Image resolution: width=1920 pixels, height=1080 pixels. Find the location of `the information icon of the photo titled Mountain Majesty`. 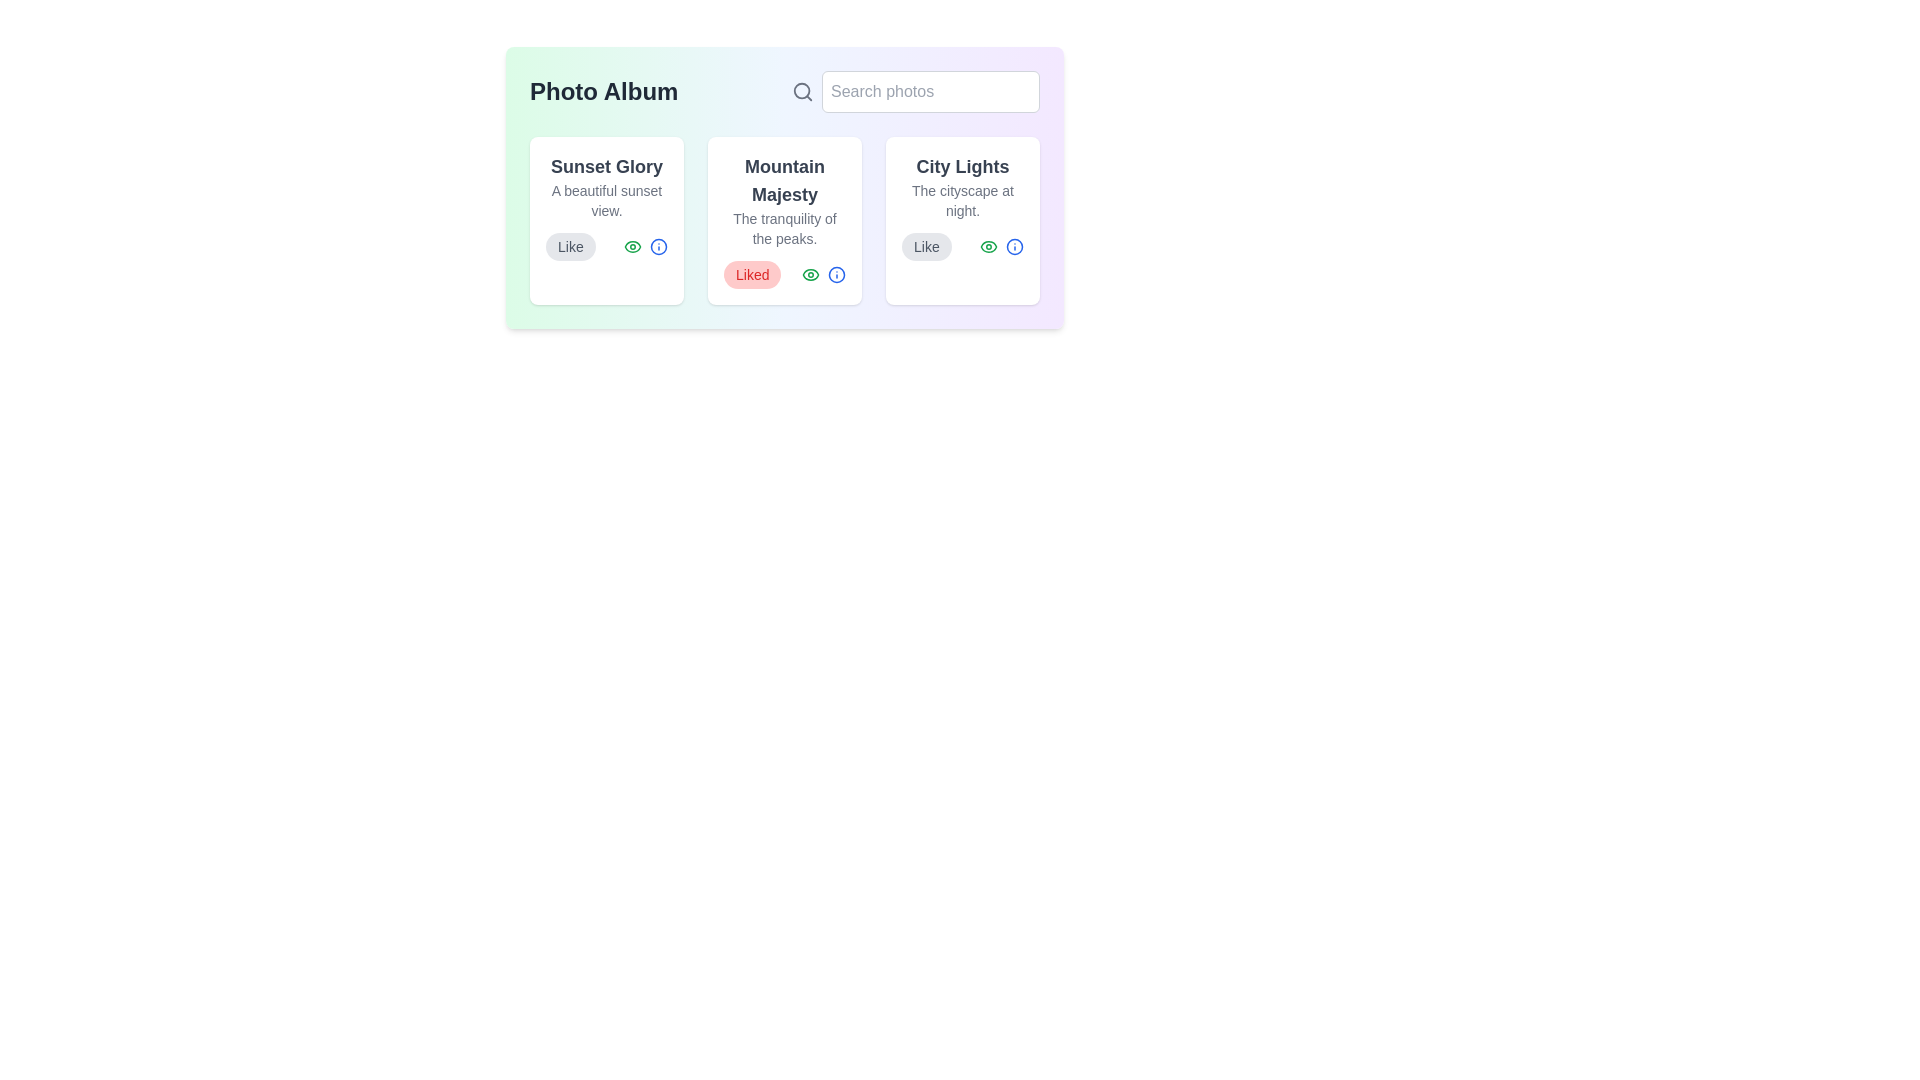

the information icon of the photo titled Mountain Majesty is located at coordinates (836, 274).